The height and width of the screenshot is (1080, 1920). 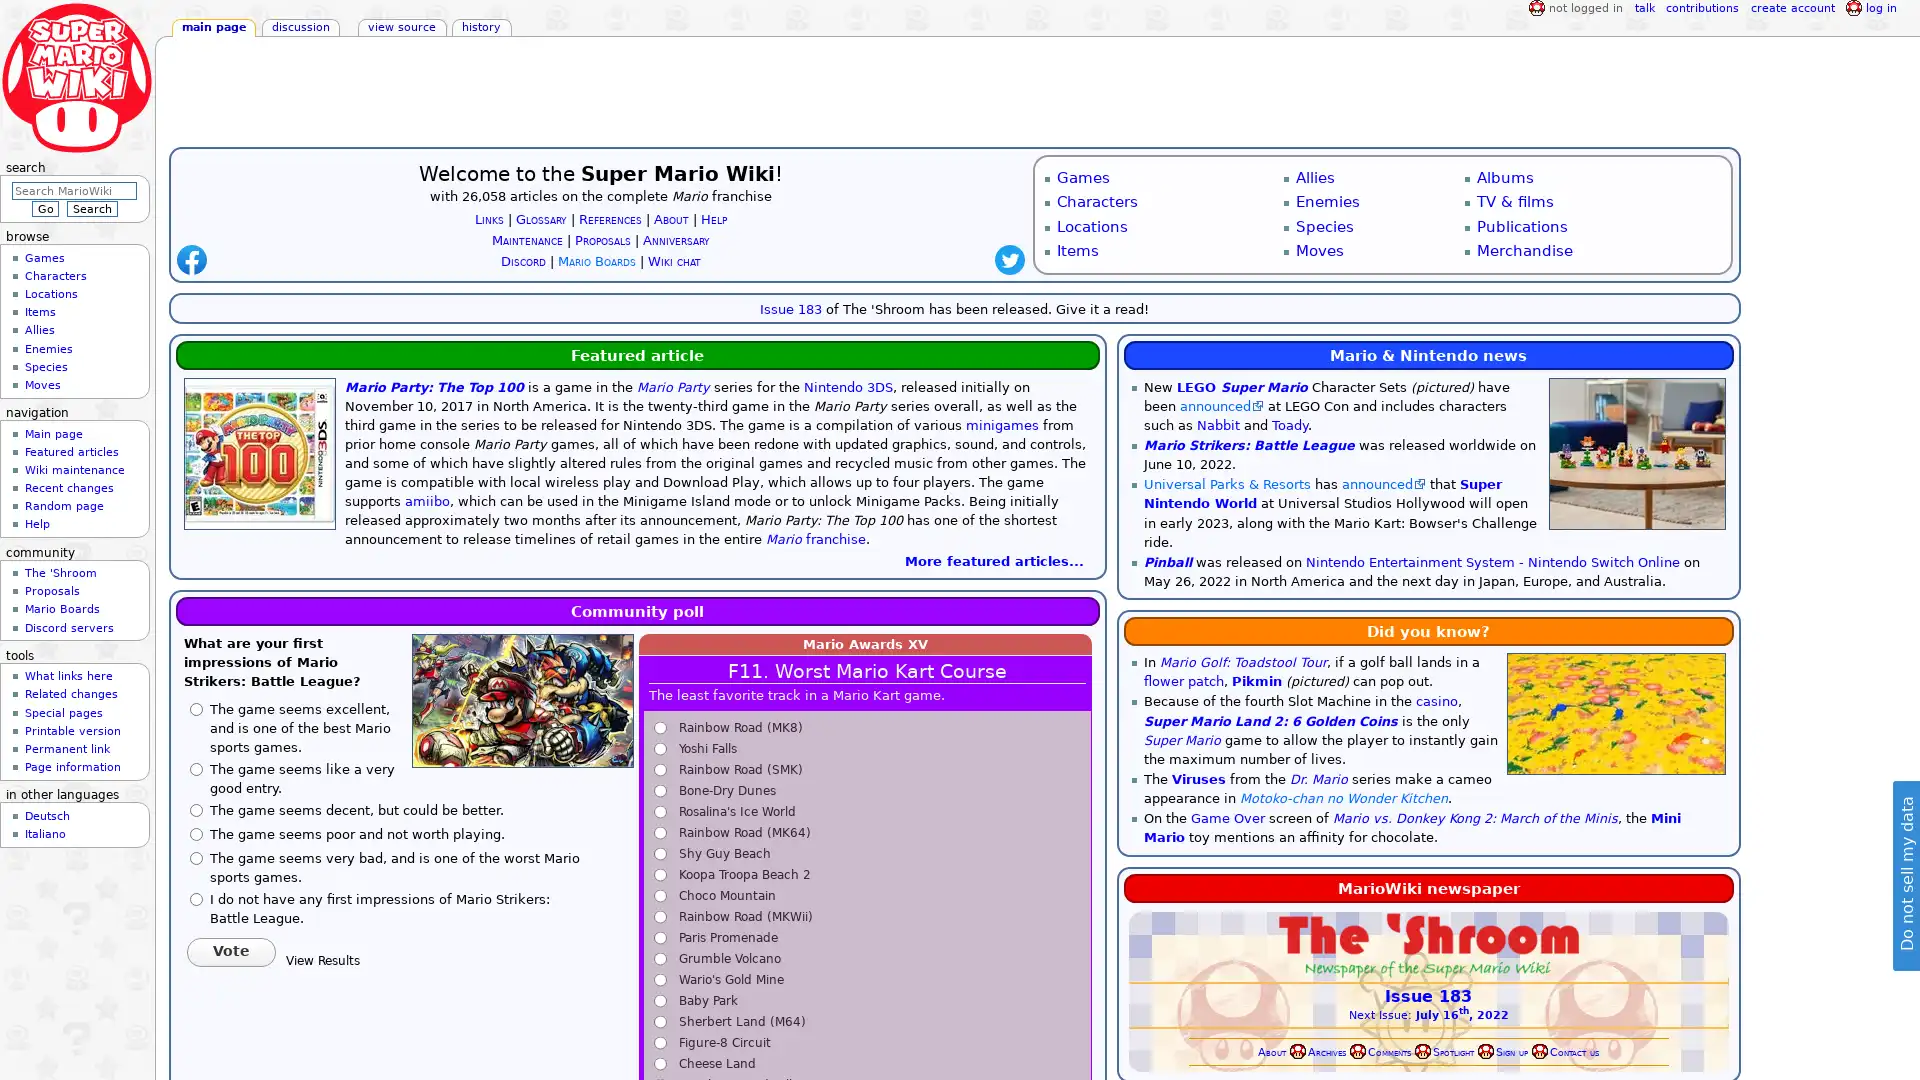 What do you see at coordinates (90, 208) in the screenshot?
I see `Search` at bounding box center [90, 208].